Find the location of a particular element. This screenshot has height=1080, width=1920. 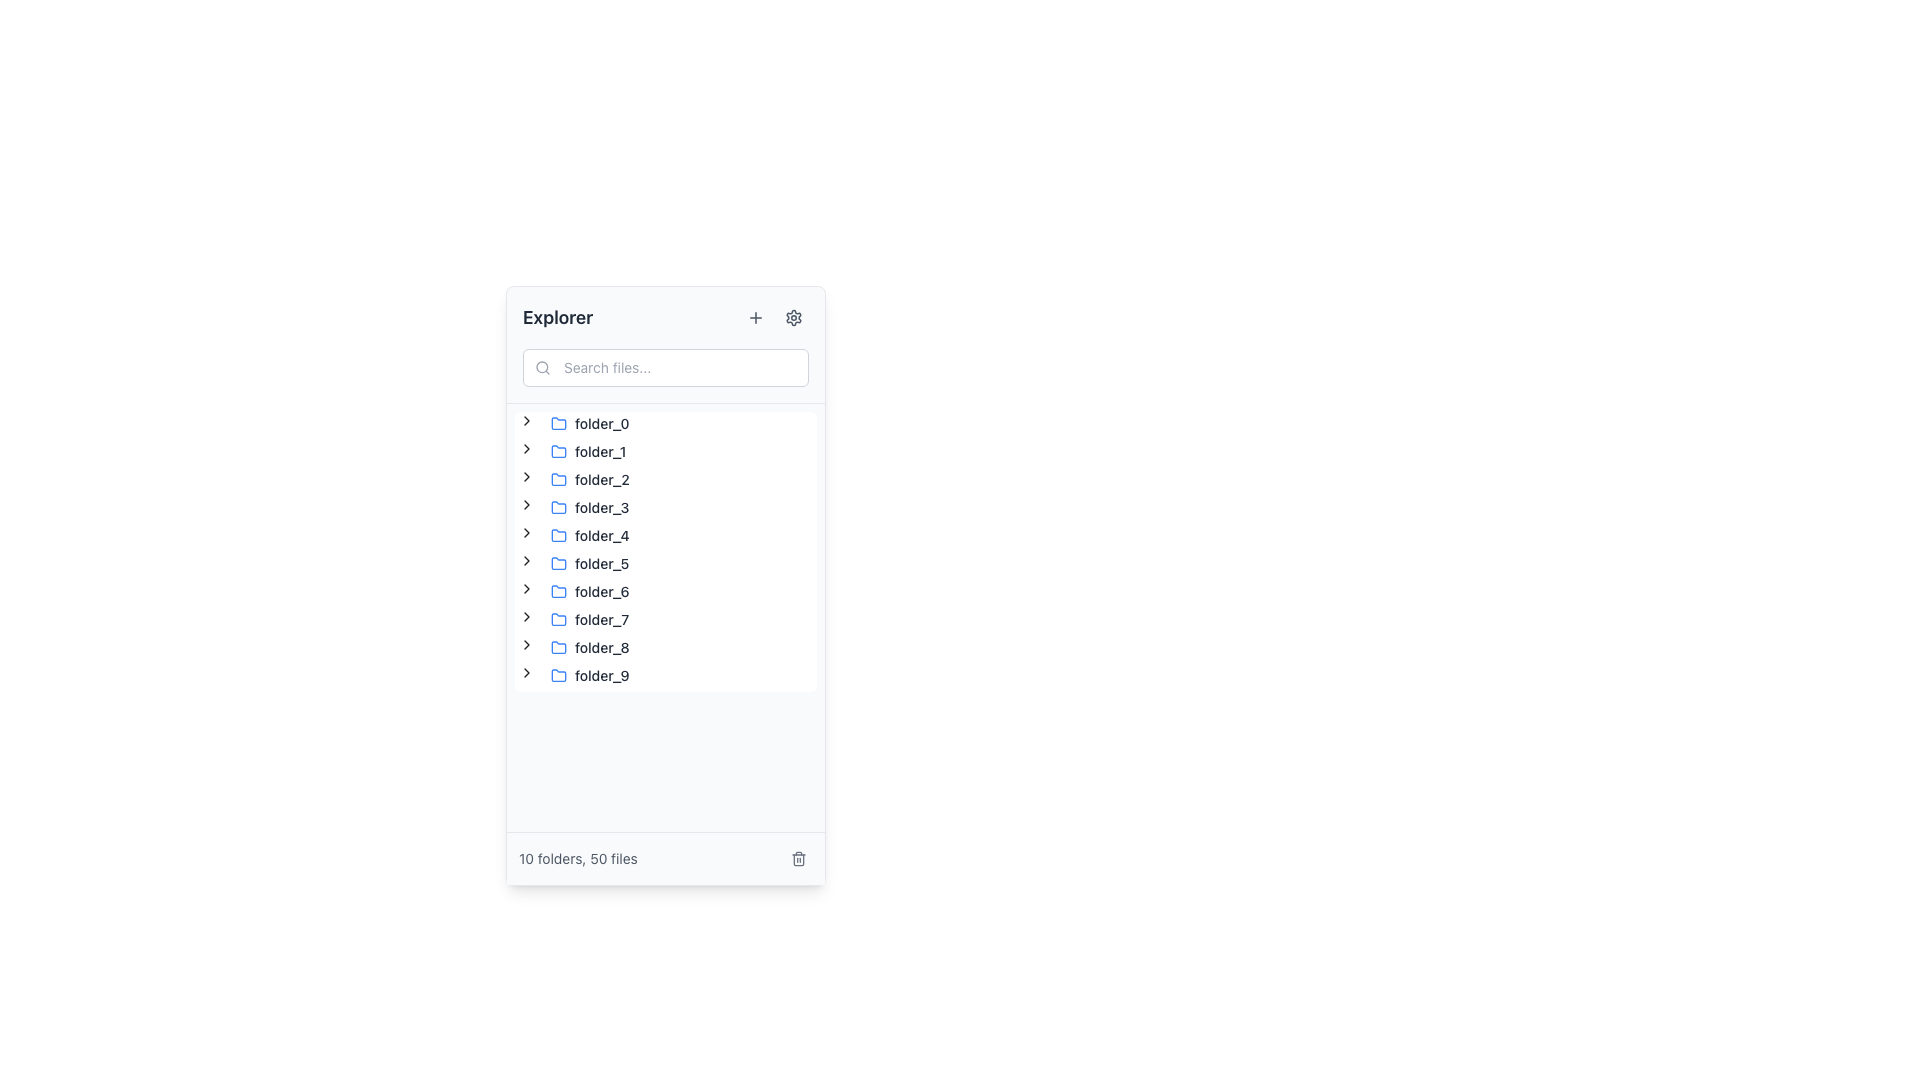

the list item labeled 'folder_1' in the left-side explorer panel is located at coordinates (587, 451).